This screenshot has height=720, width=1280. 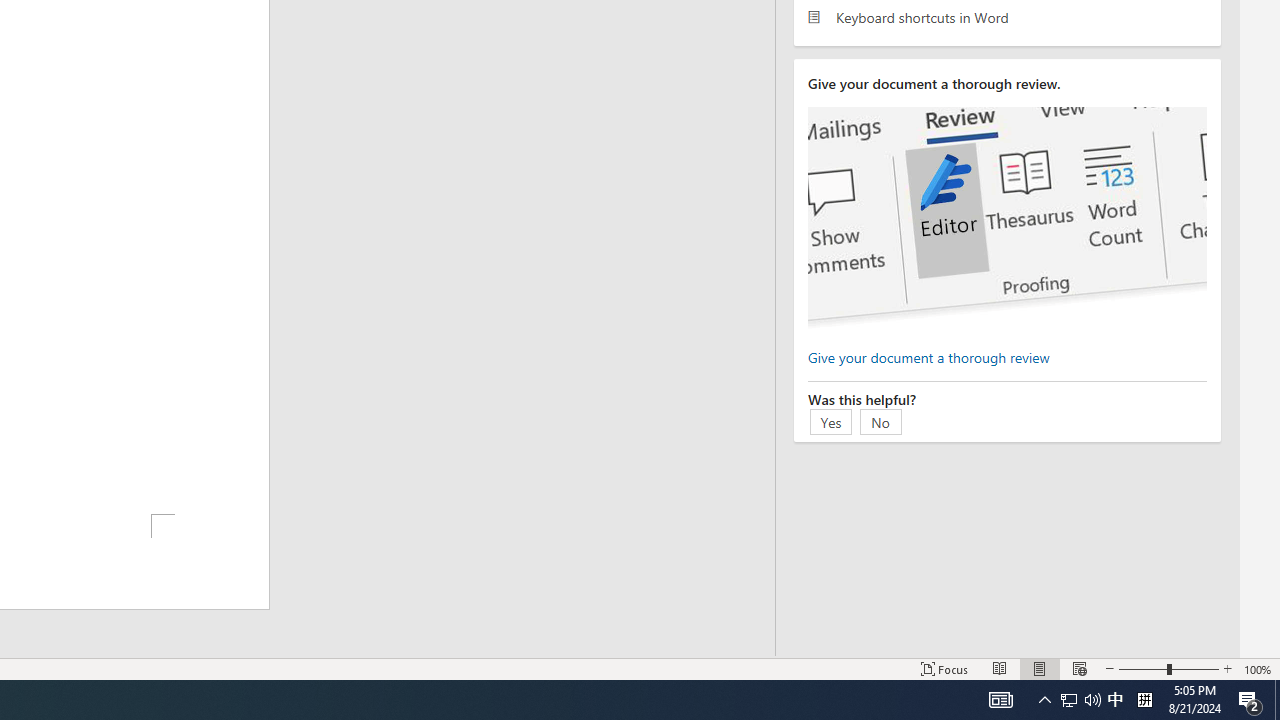 What do you see at coordinates (1143, 669) in the screenshot?
I see `'Zoom Out'` at bounding box center [1143, 669].